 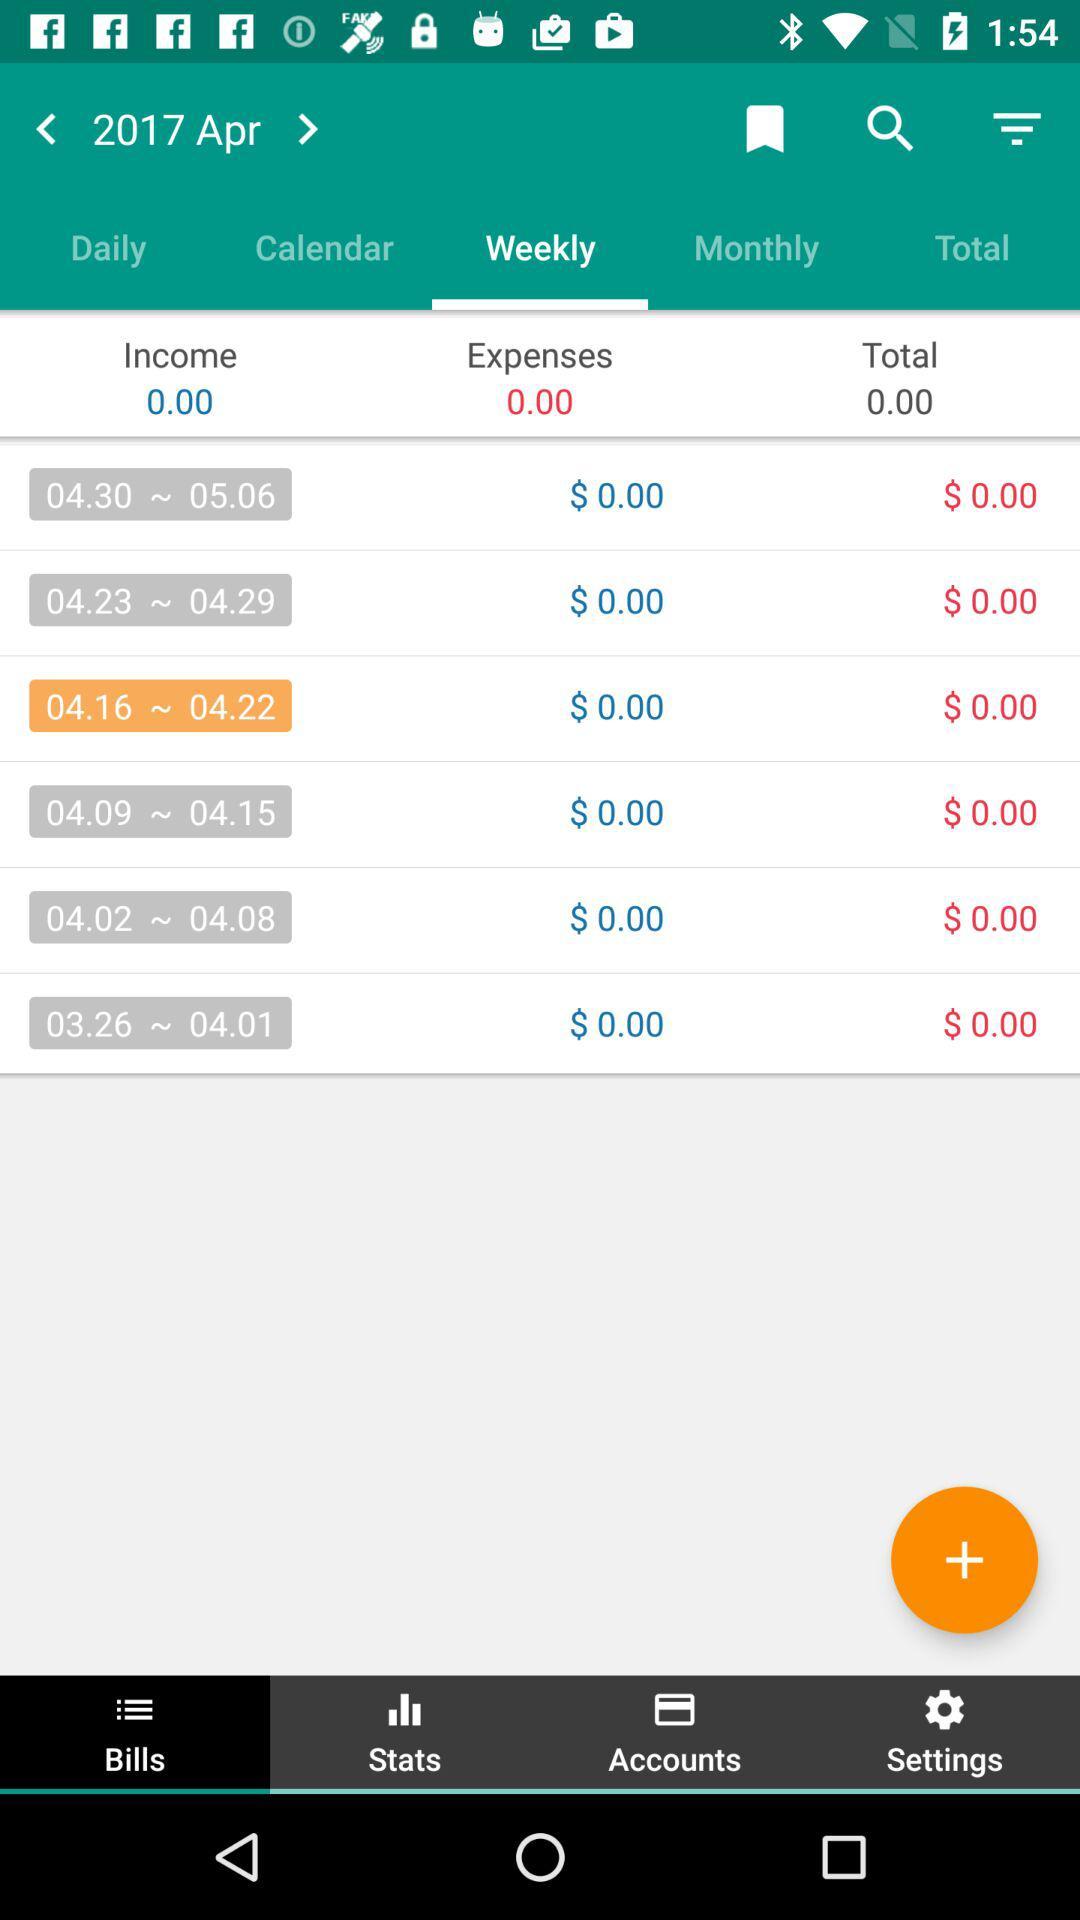 What do you see at coordinates (45, 127) in the screenshot?
I see `the arrow_backward icon` at bounding box center [45, 127].